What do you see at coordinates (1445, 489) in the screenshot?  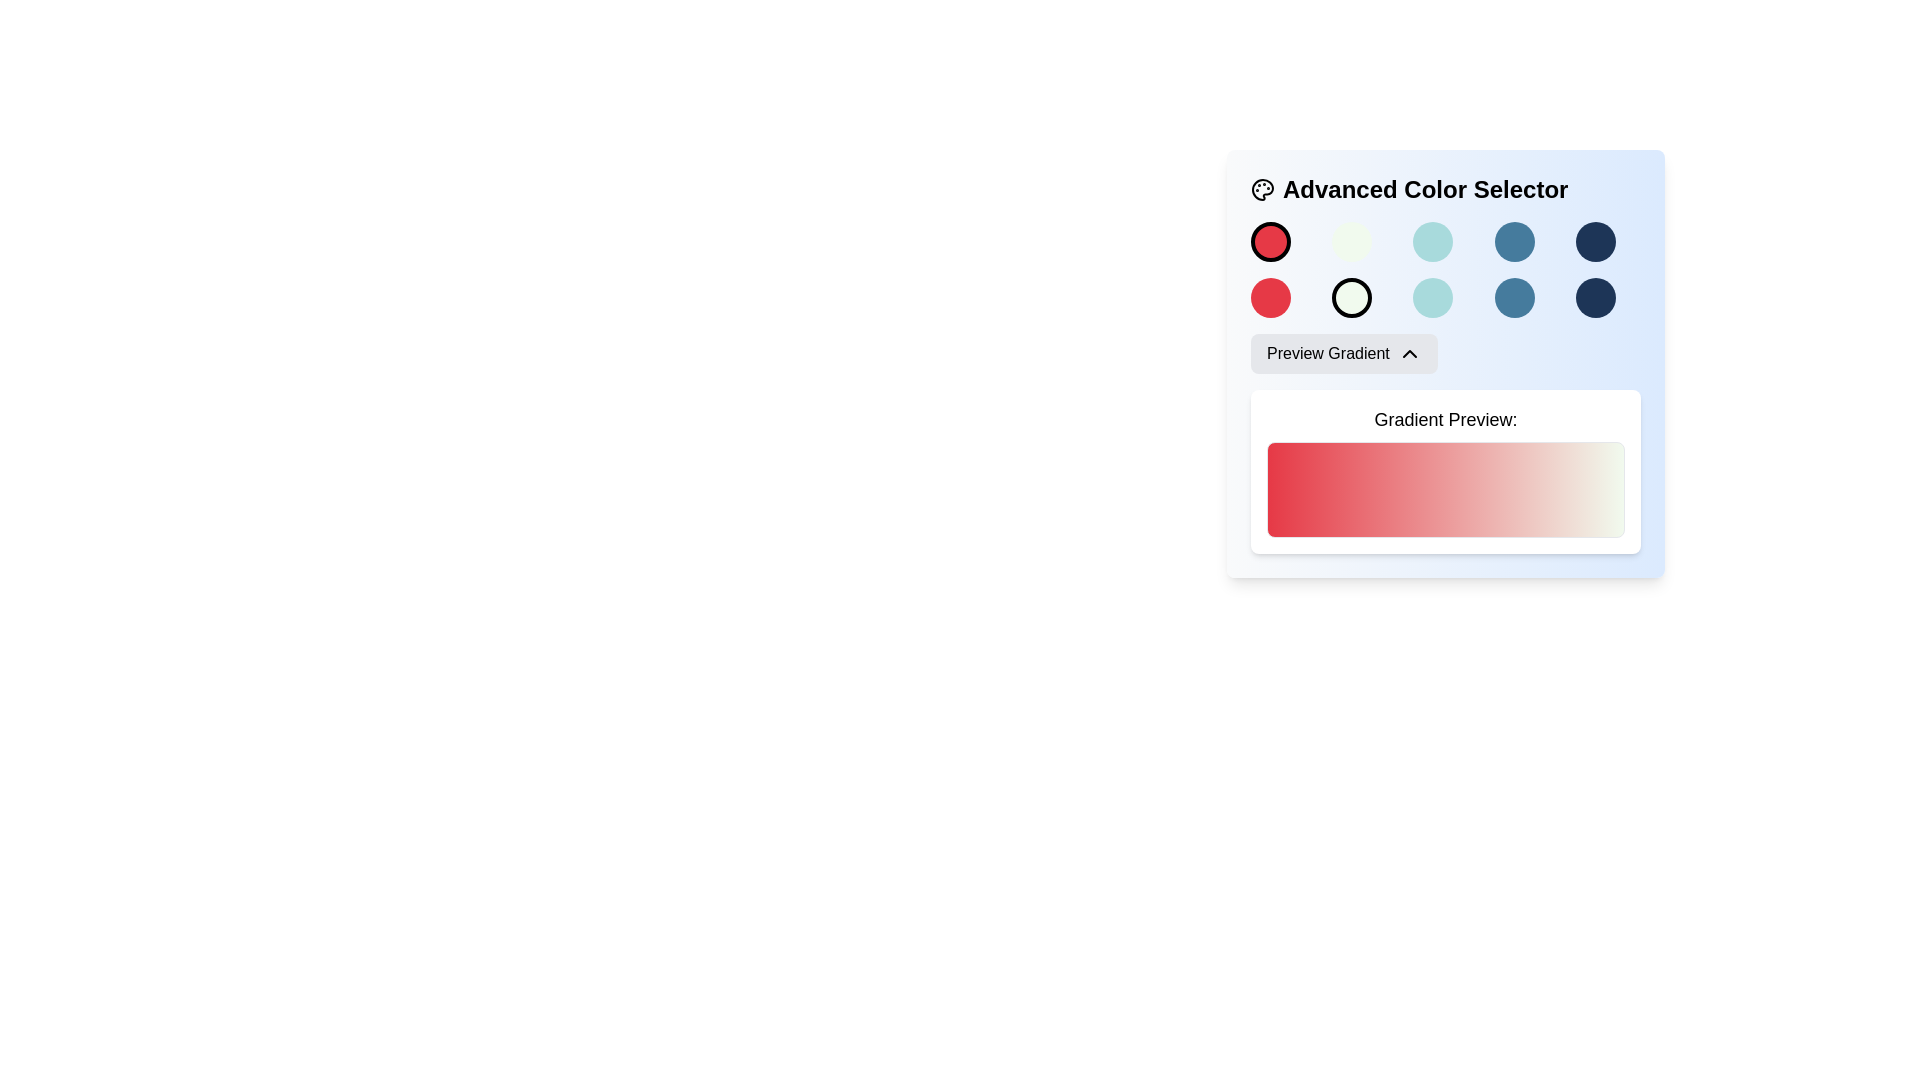 I see `the Visualization Panel, which is a horizontally rectangular display with a gradient background transitioning from red to off-white, located below the 'Gradient Preview:' label in the 'Advanced Color Selector' interface` at bounding box center [1445, 489].